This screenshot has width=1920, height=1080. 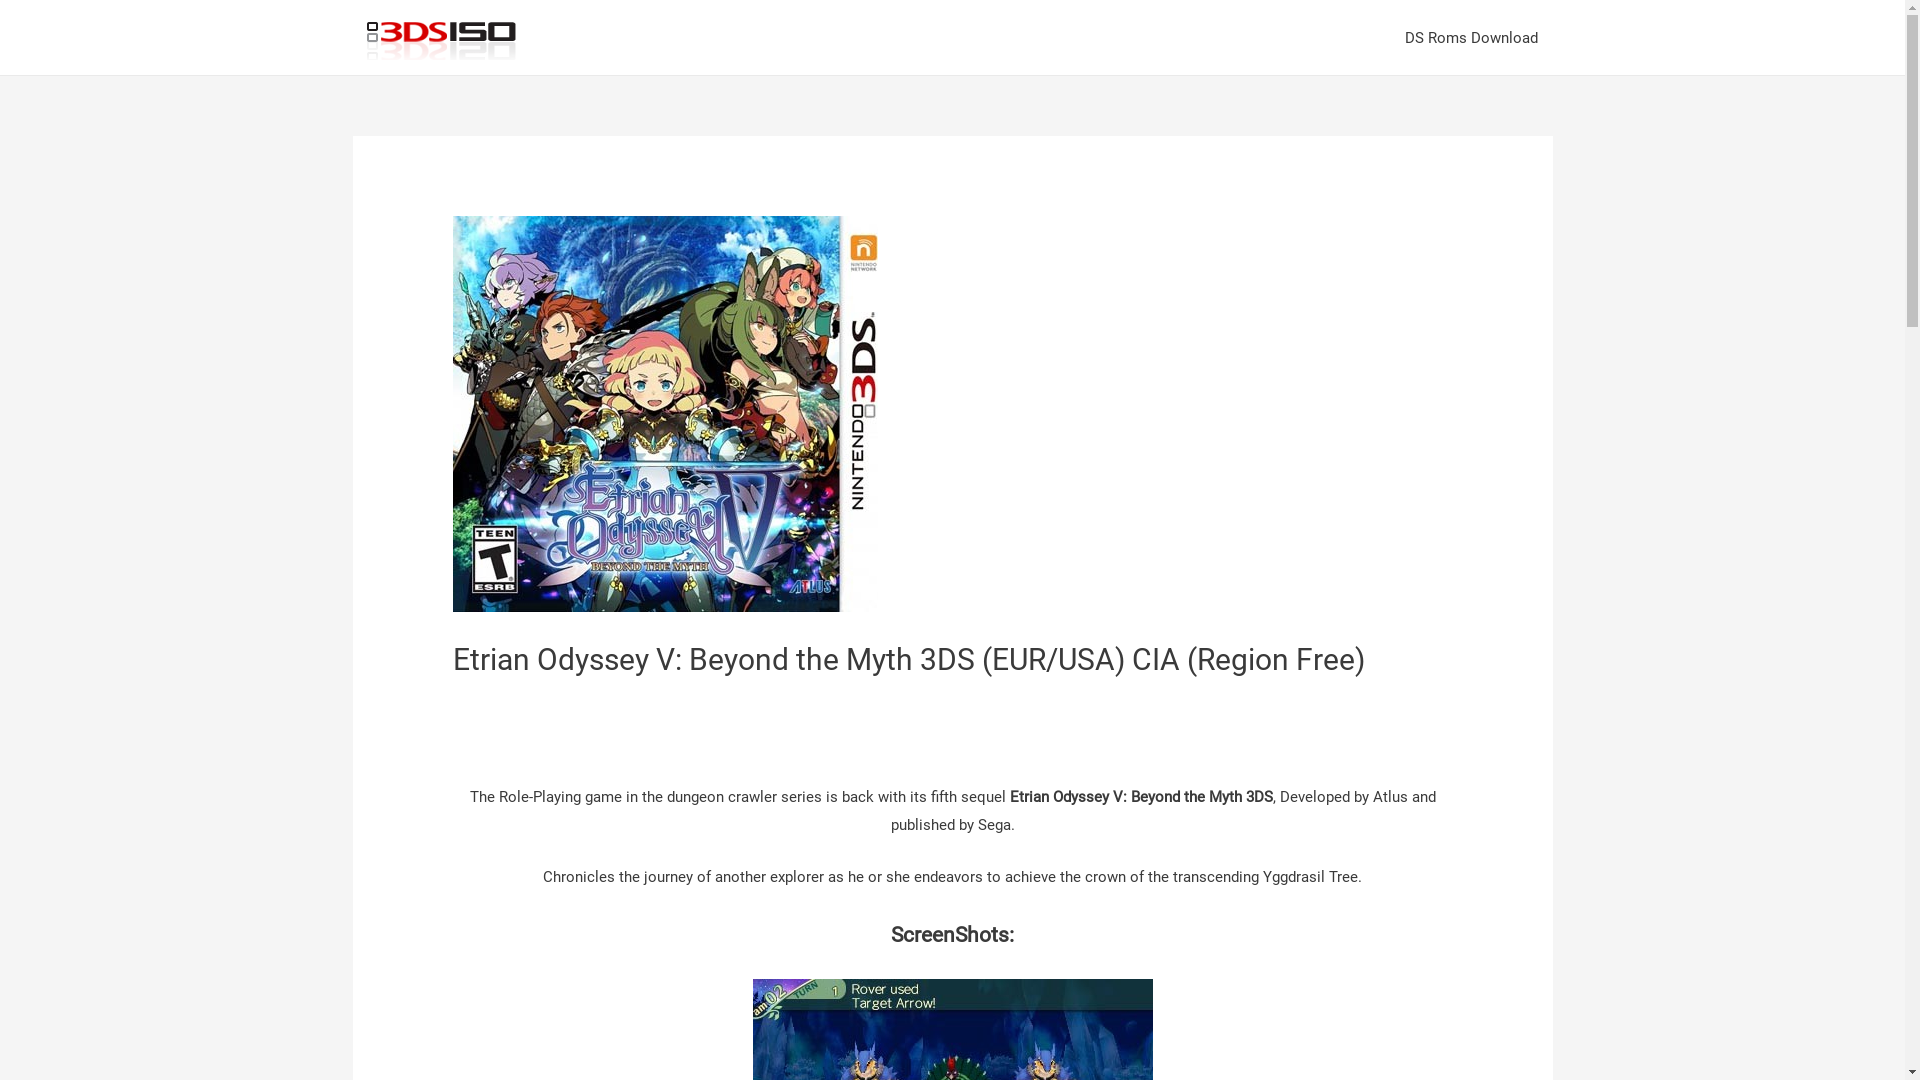 What do you see at coordinates (1471, 38) in the screenshot?
I see `'DS Roms Download'` at bounding box center [1471, 38].